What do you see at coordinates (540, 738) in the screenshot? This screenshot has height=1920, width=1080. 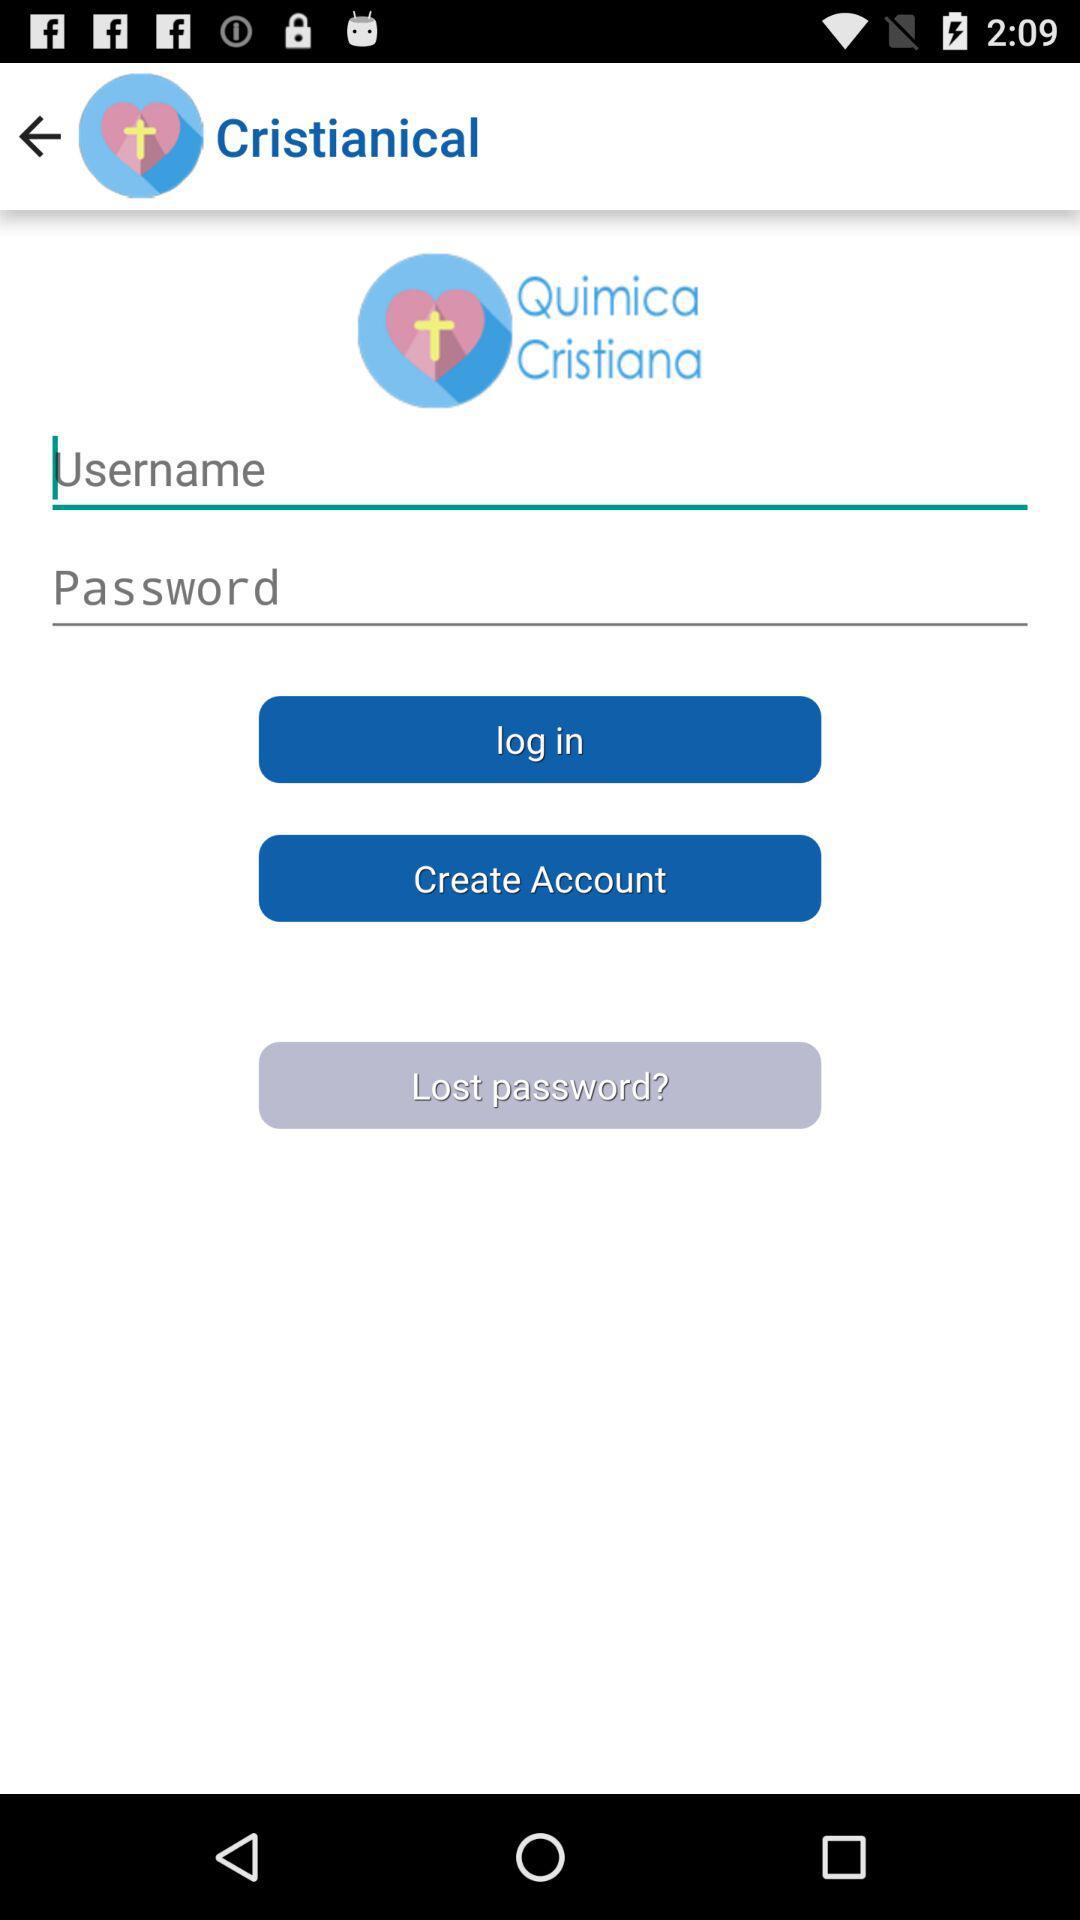 I see `the log in` at bounding box center [540, 738].